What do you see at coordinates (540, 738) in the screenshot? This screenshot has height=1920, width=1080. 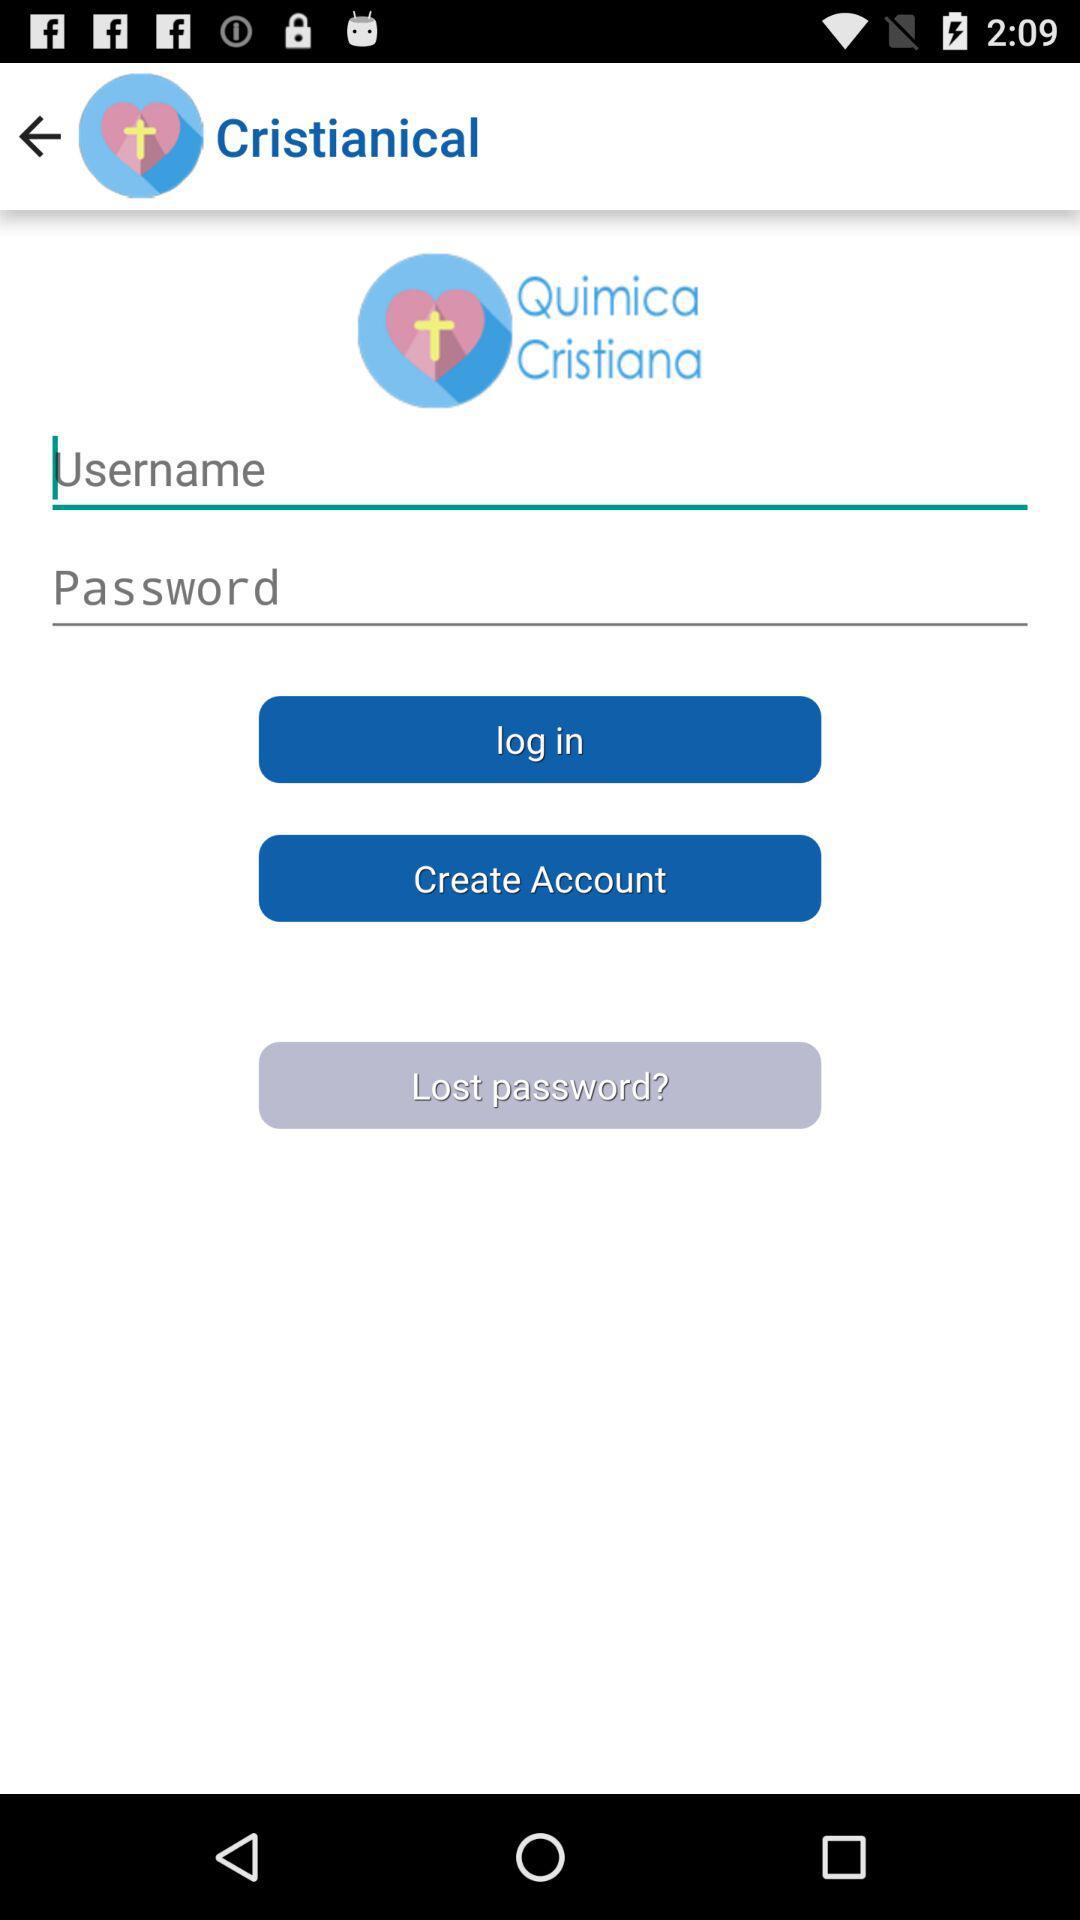 I see `the log in` at bounding box center [540, 738].